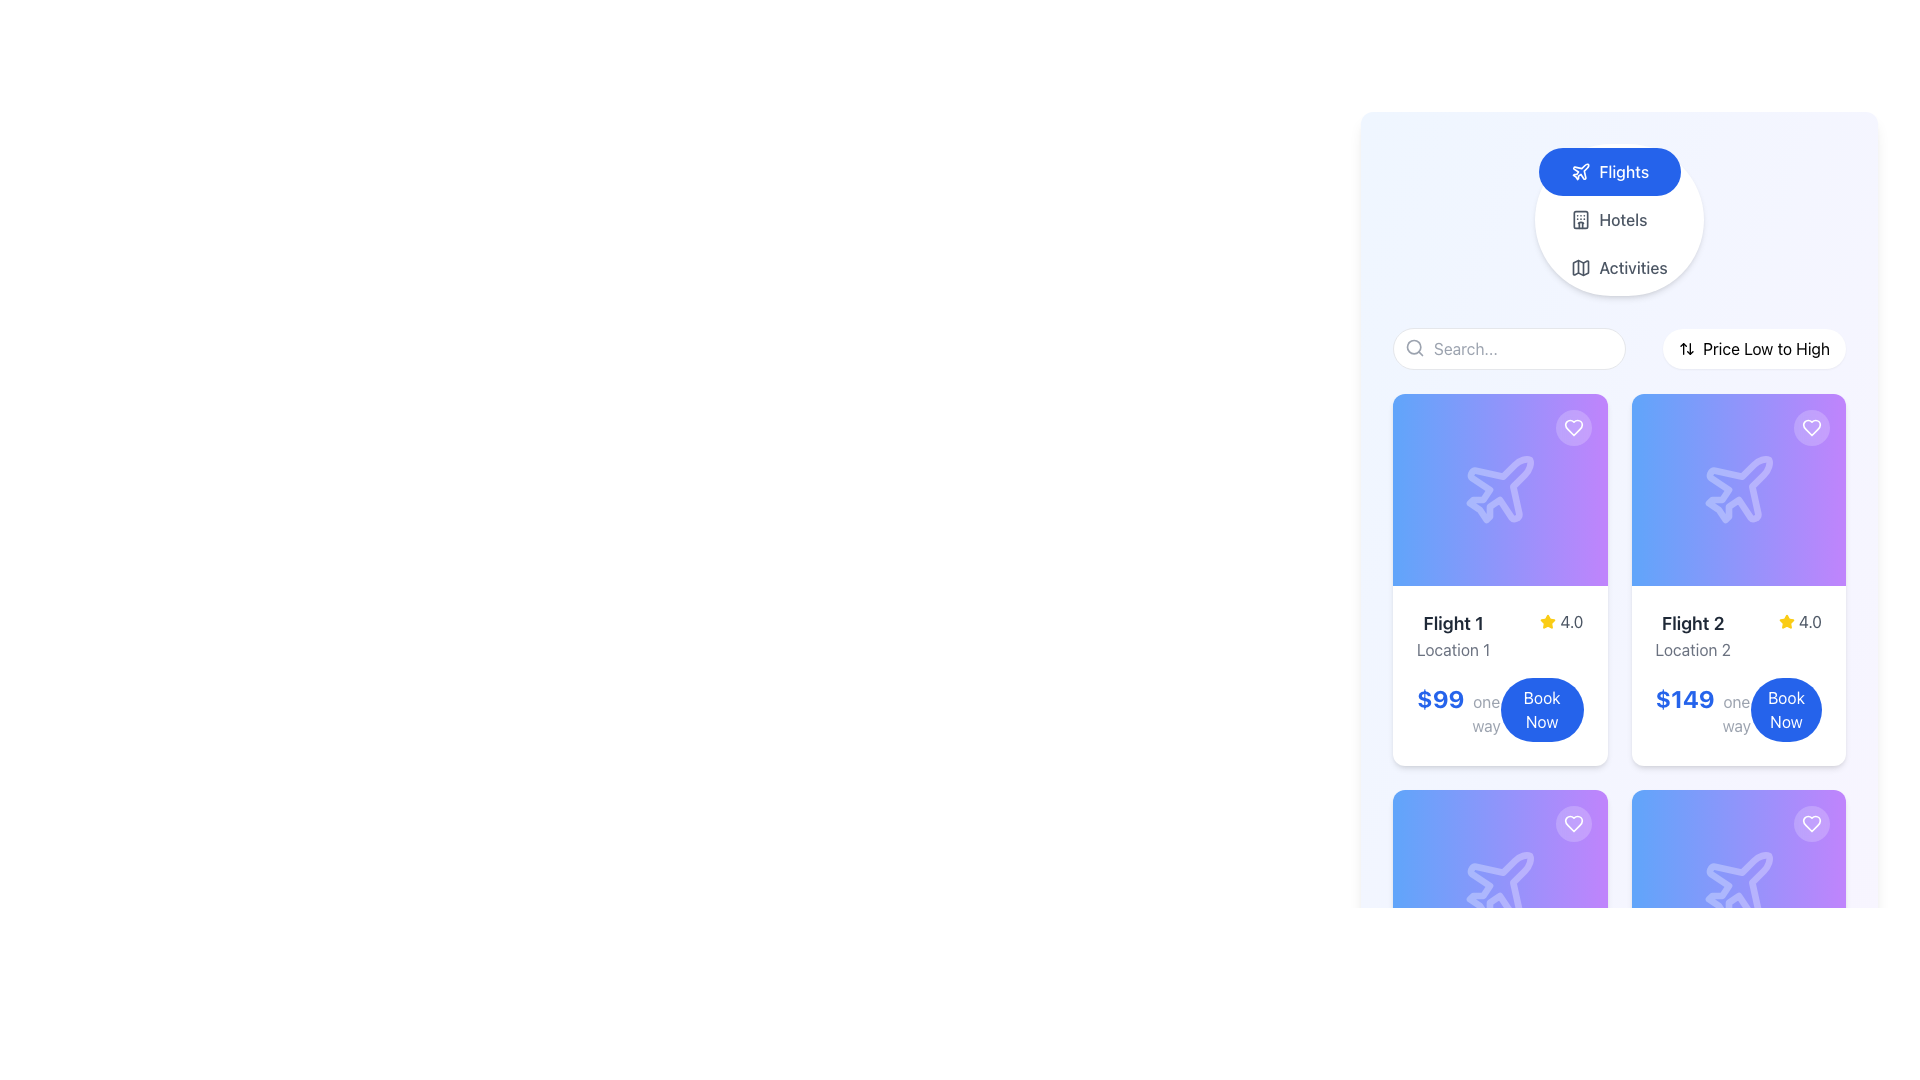  Describe the element at coordinates (1738, 884) in the screenshot. I see `the airplane icon, which is styled in a light gradient of blue and purple and located in the bottom right card of a 2x2 grid of flight options` at that location.